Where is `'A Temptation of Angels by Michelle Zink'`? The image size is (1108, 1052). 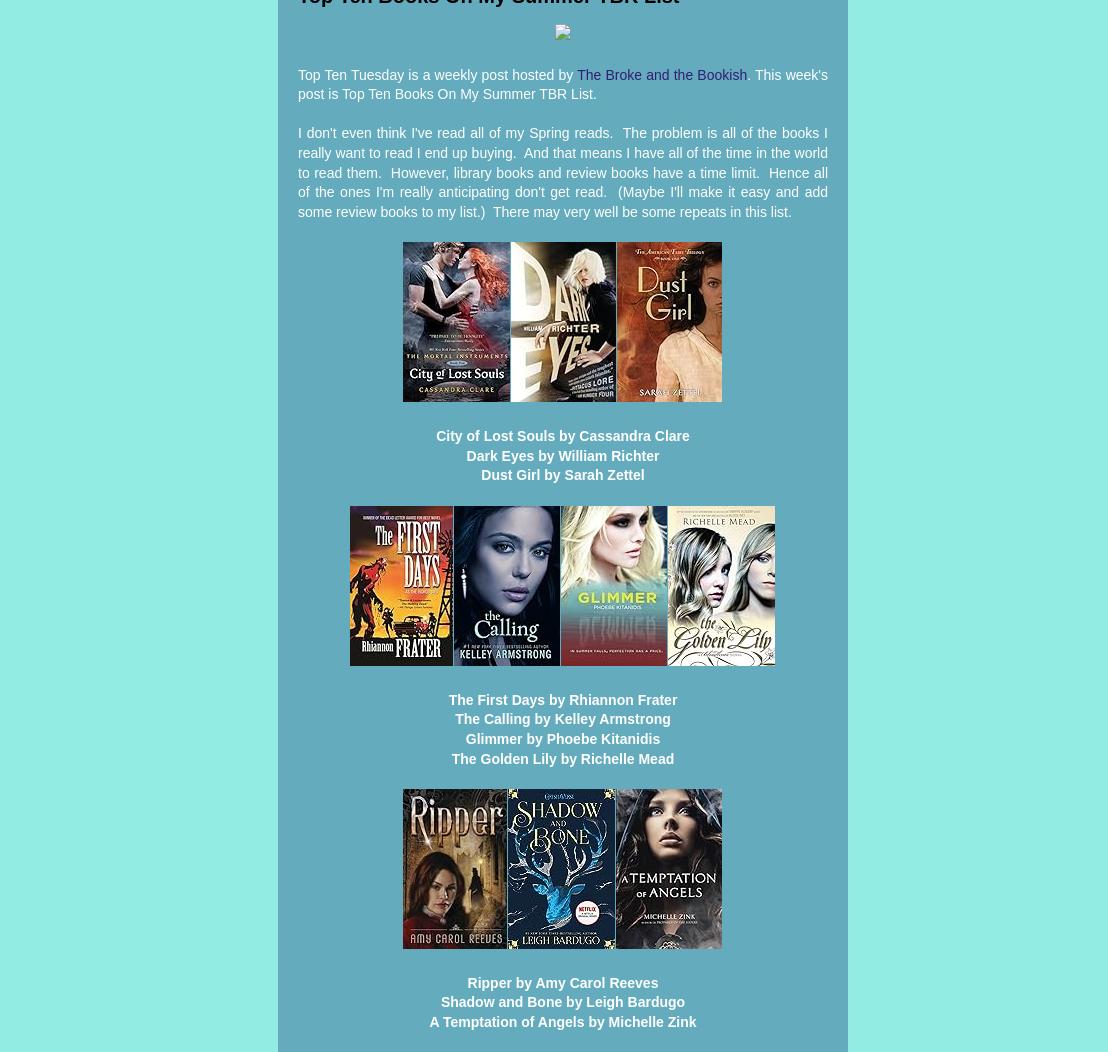
'A Temptation of Angels by Michelle Zink' is located at coordinates (562, 1021).